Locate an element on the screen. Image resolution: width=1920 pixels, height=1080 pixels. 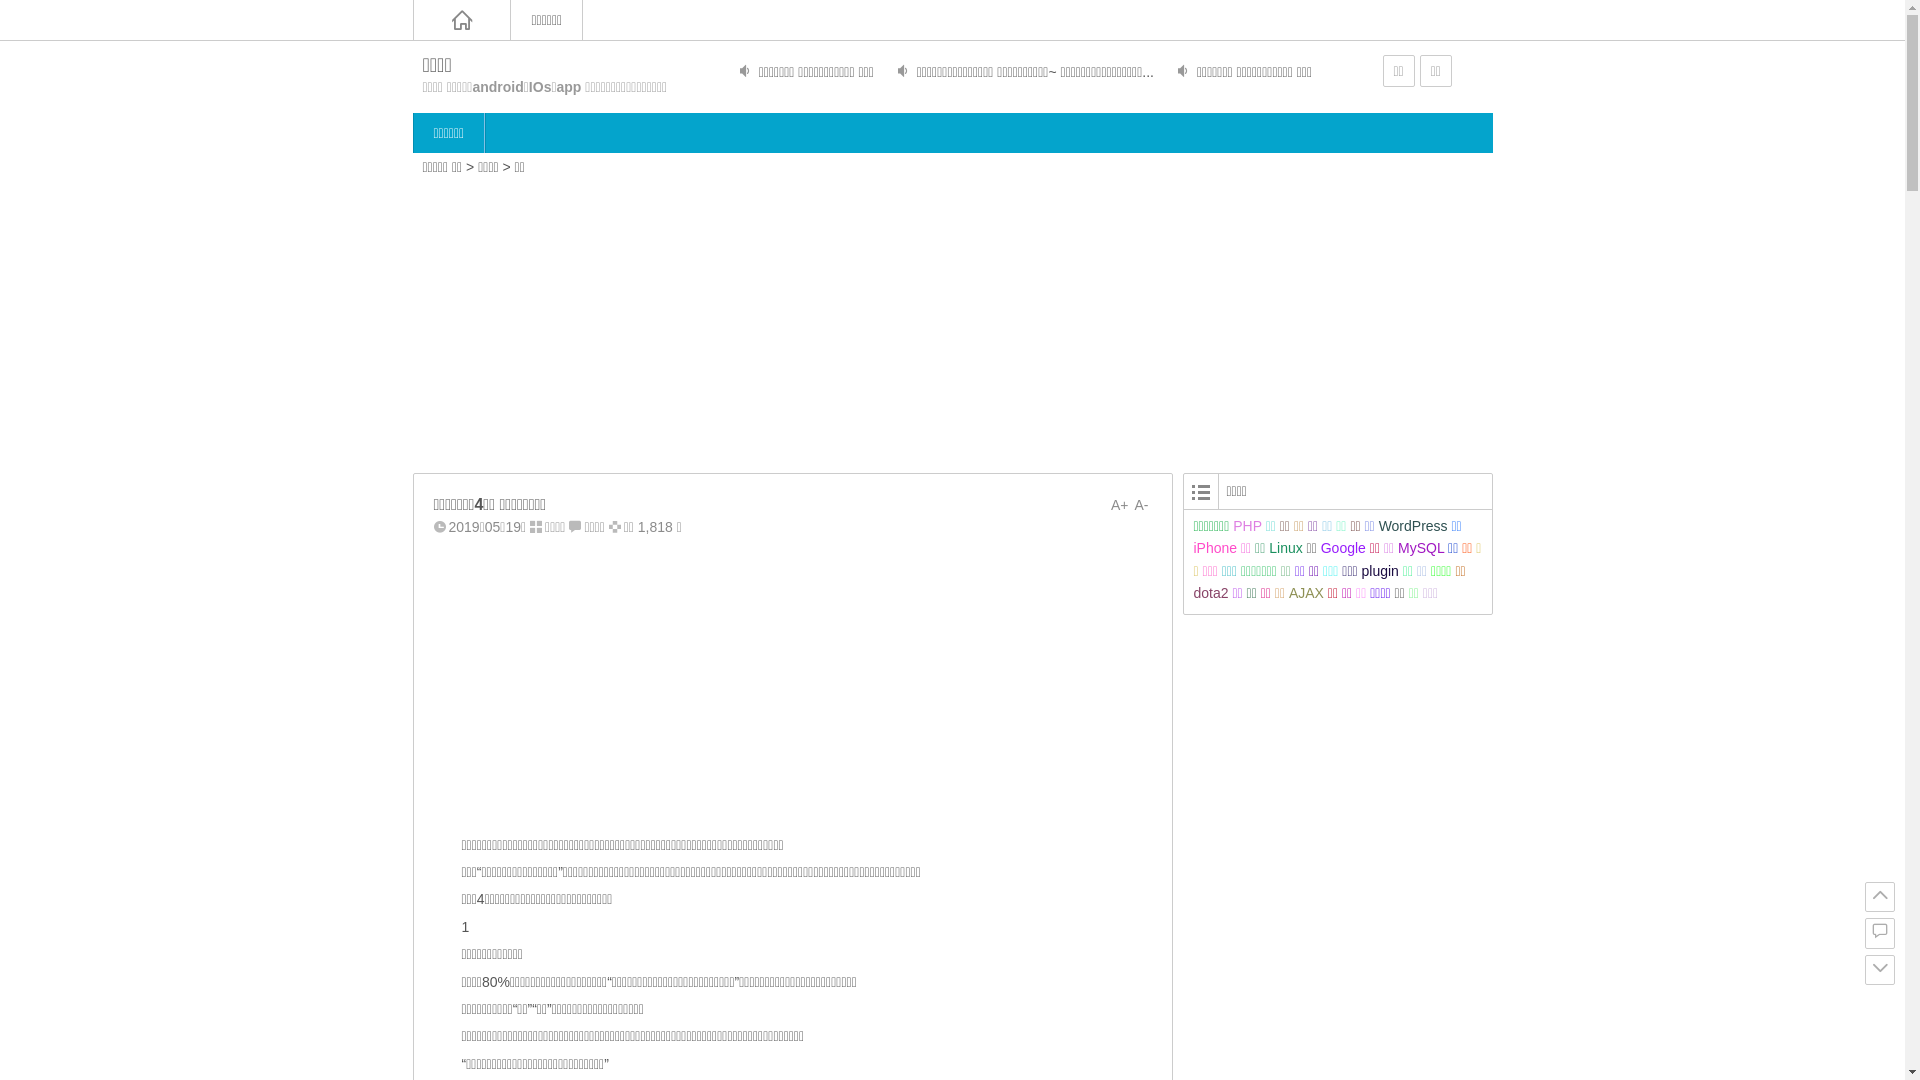
'plugin' is located at coordinates (1379, 570).